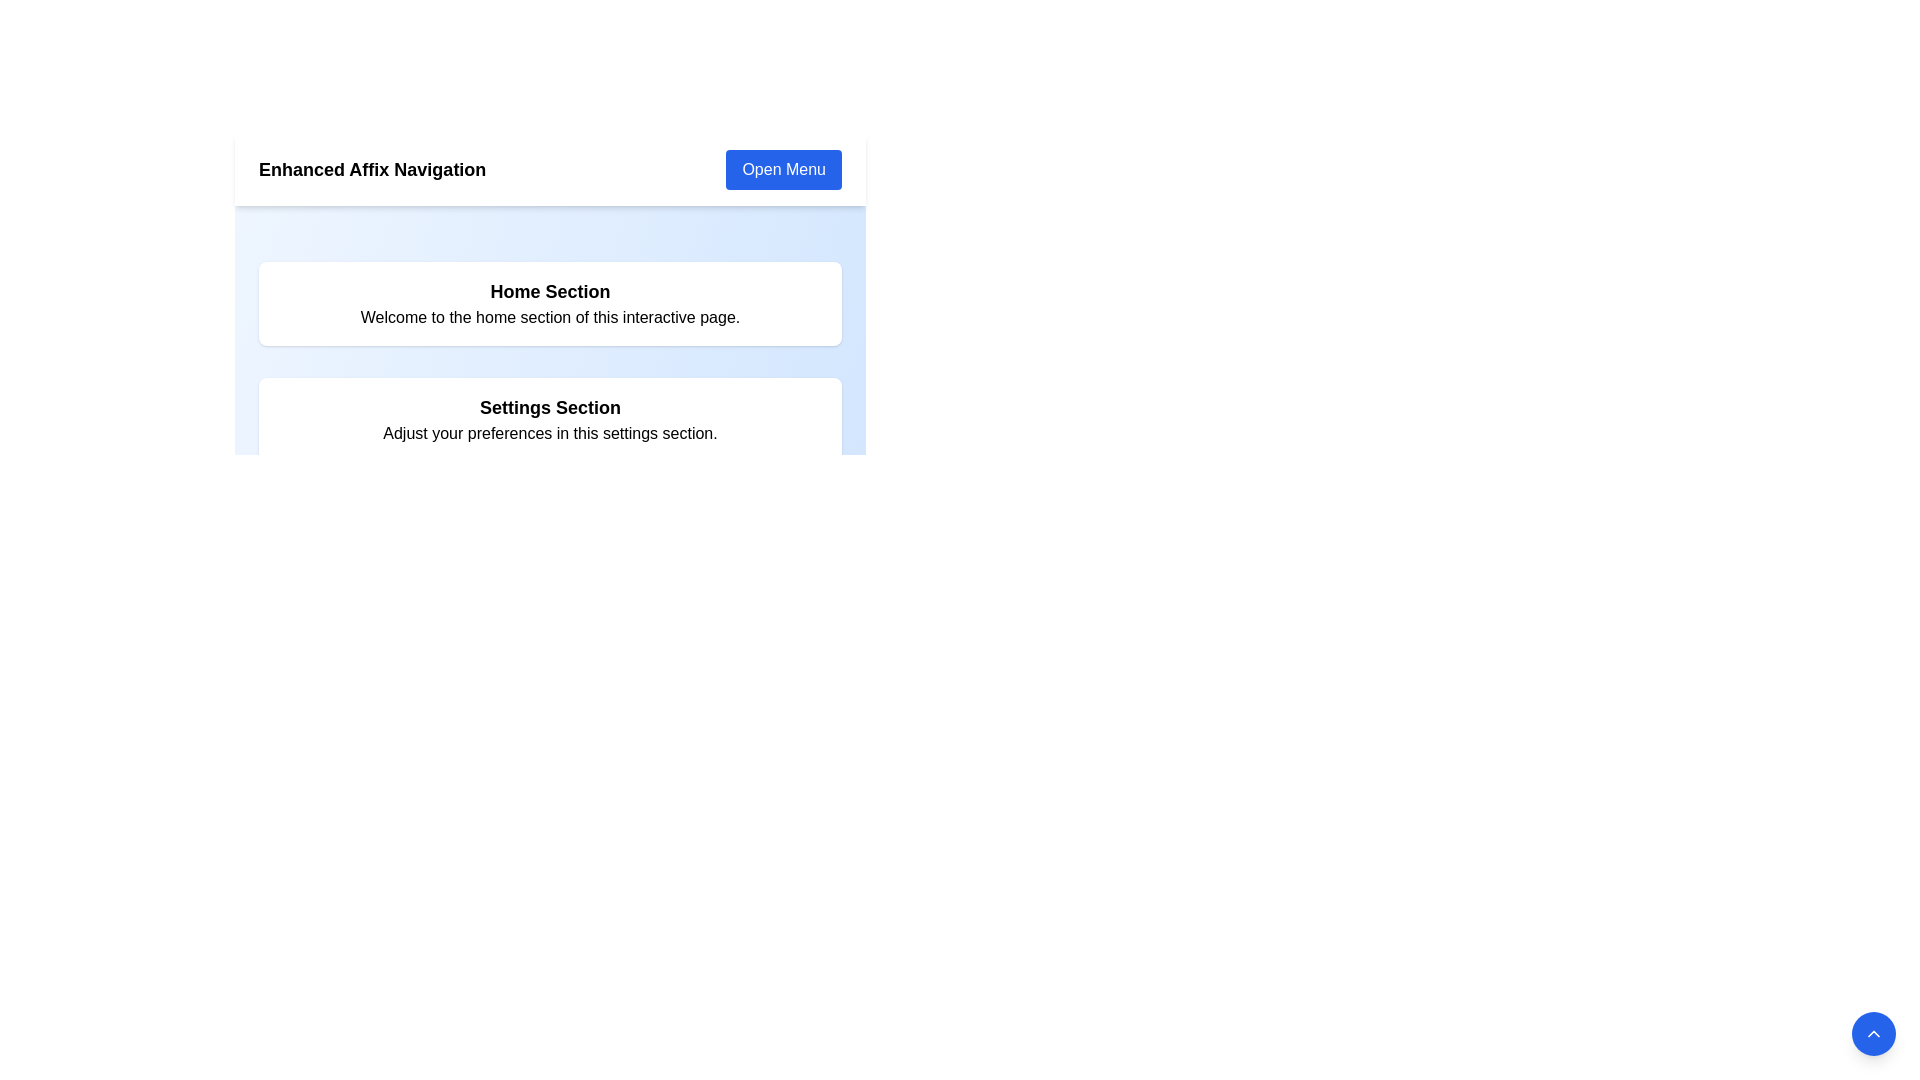 The image size is (1920, 1080). I want to click on text content within the informational banner that introduces the 'Home Section' of the interface, located just below the header and above the 'Settings Section', so click(550, 304).